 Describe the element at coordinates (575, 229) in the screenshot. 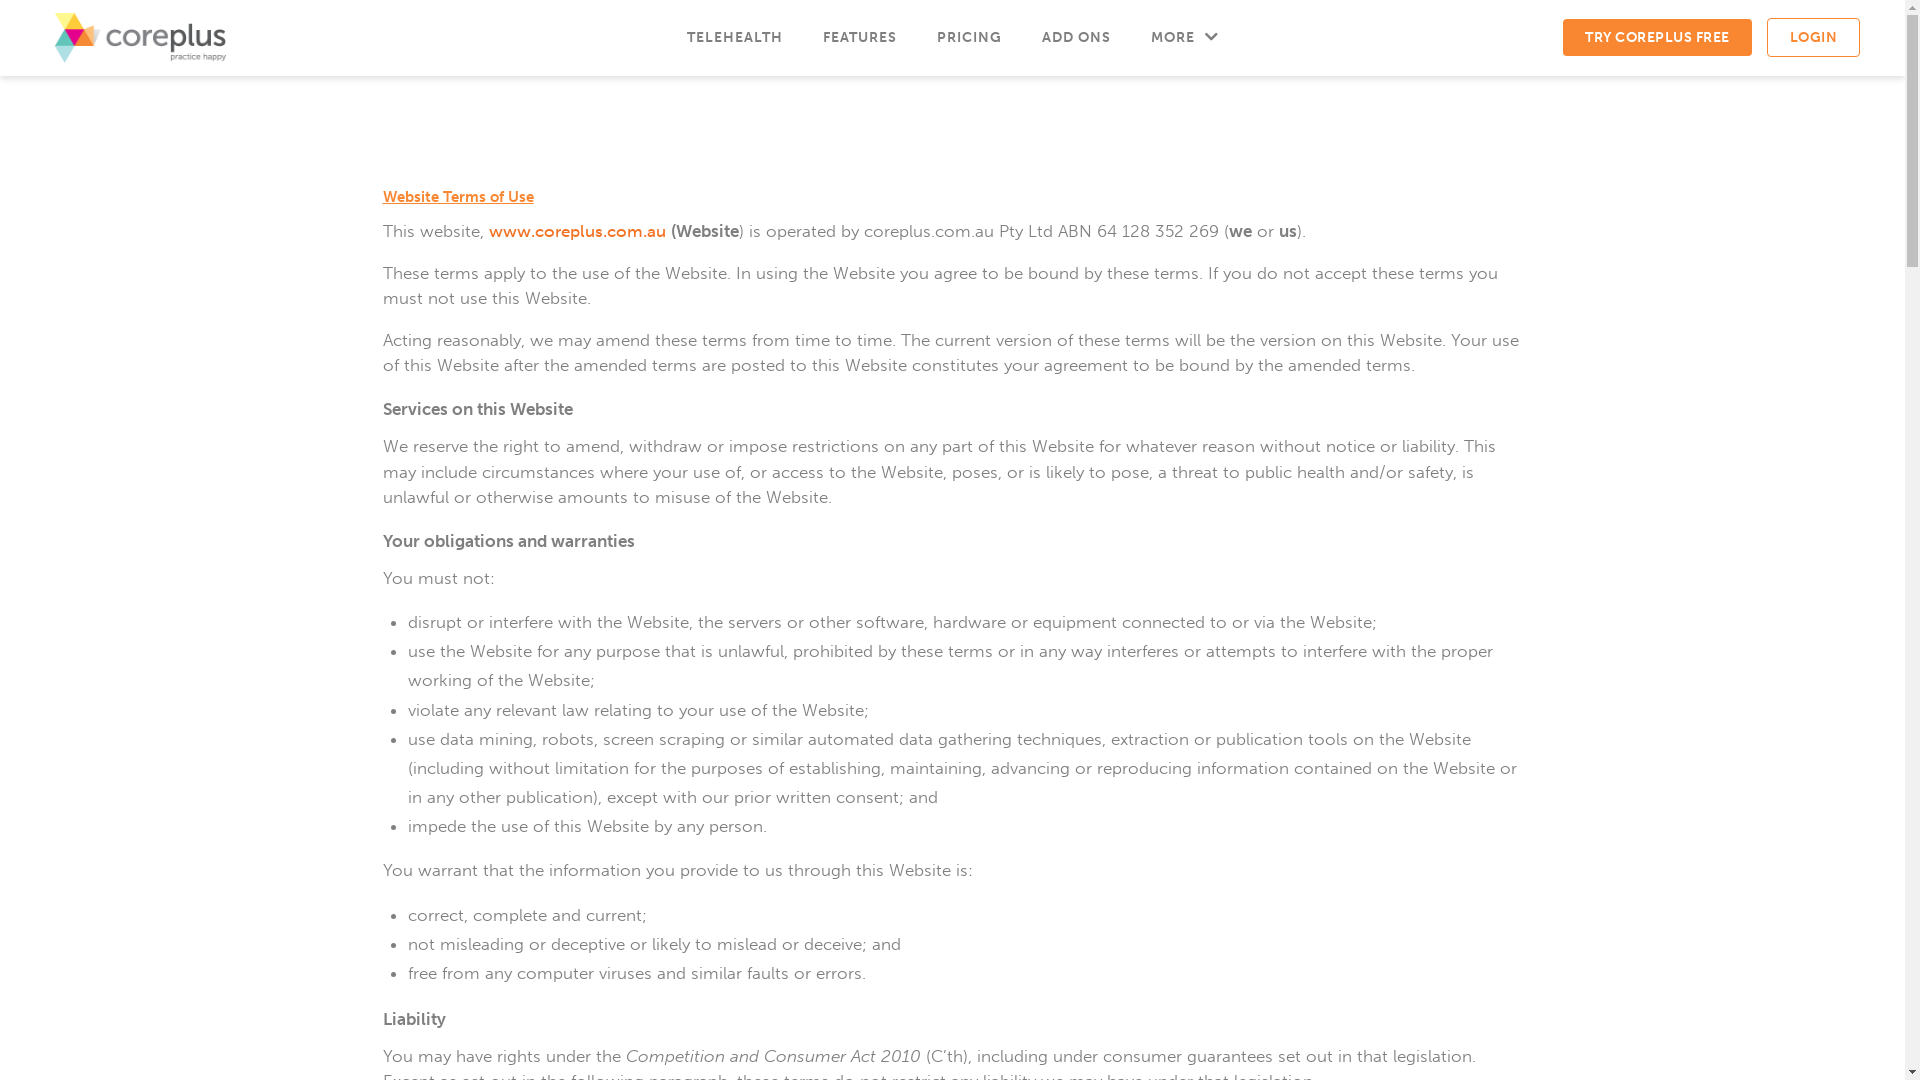

I see `'www.coreplus.com.au'` at that location.